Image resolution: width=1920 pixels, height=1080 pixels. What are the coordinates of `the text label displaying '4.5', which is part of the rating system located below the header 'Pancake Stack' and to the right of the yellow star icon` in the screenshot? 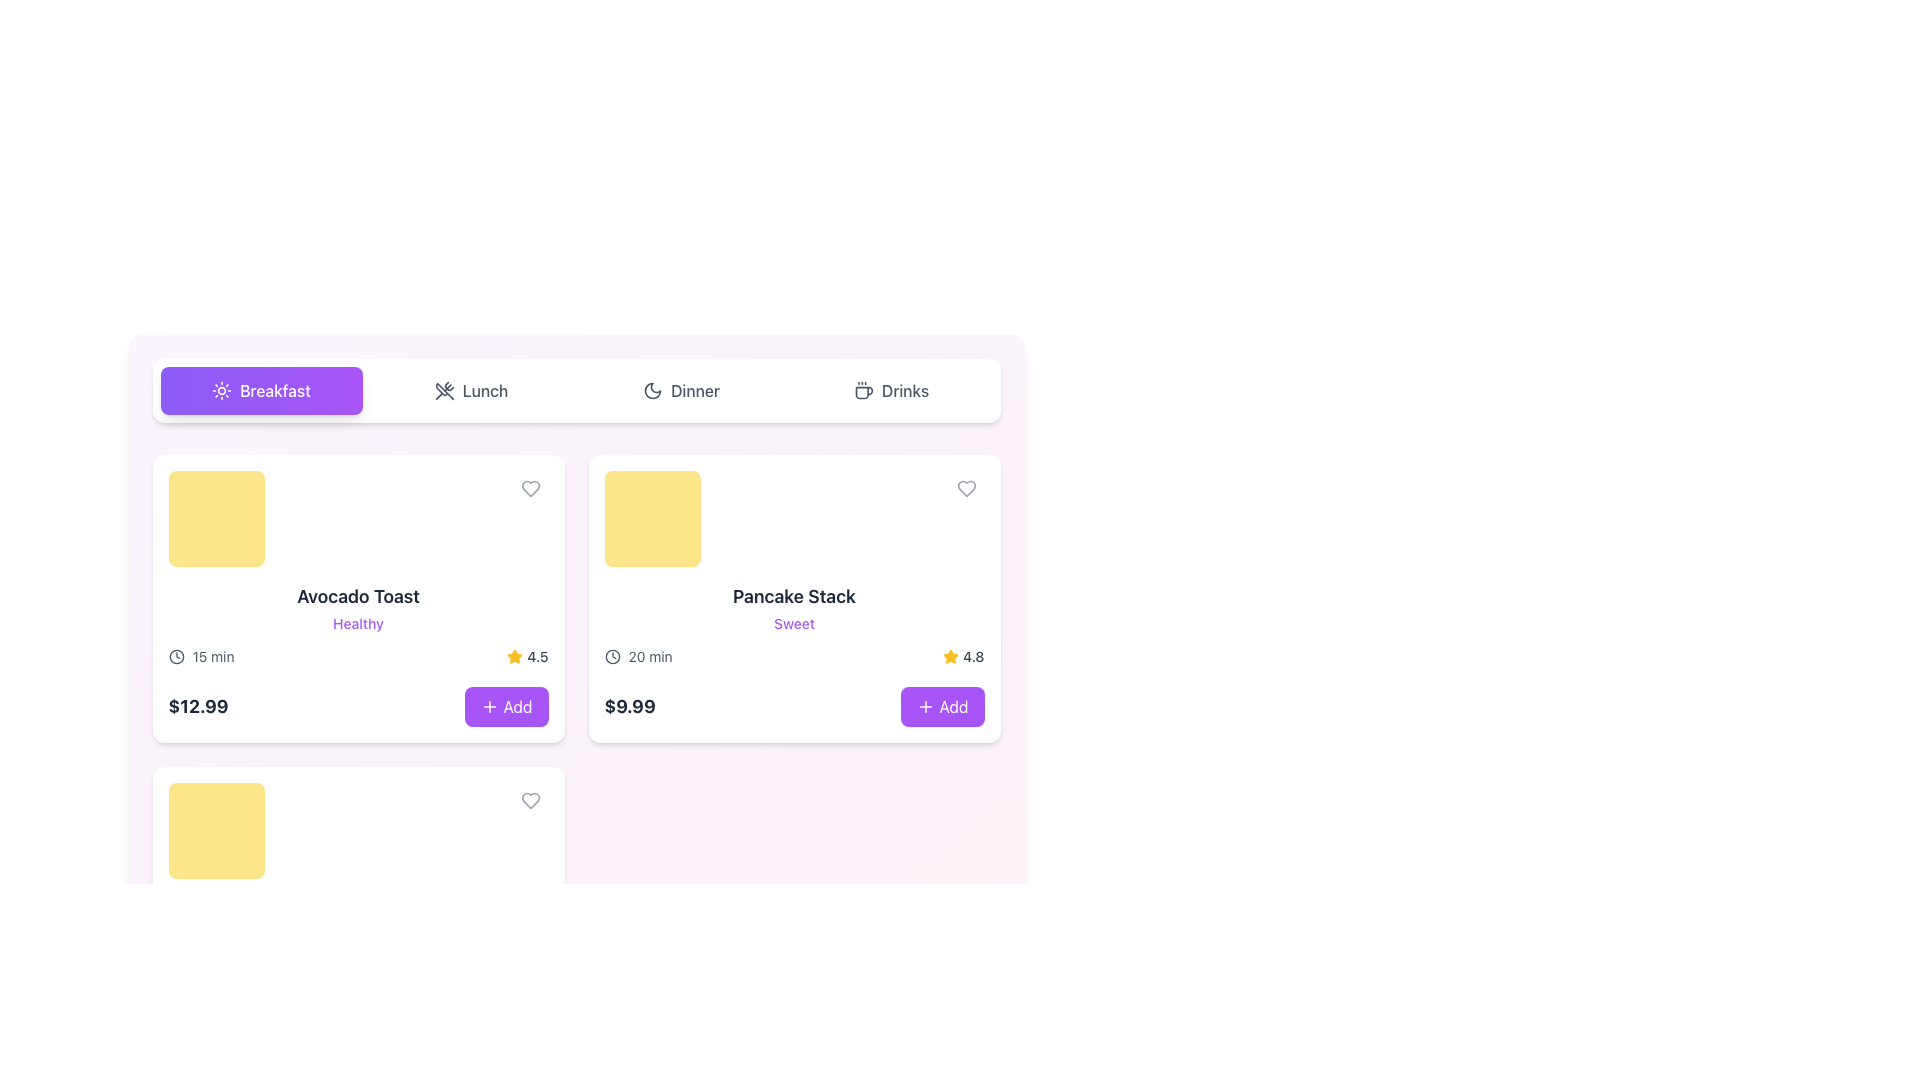 It's located at (537, 656).